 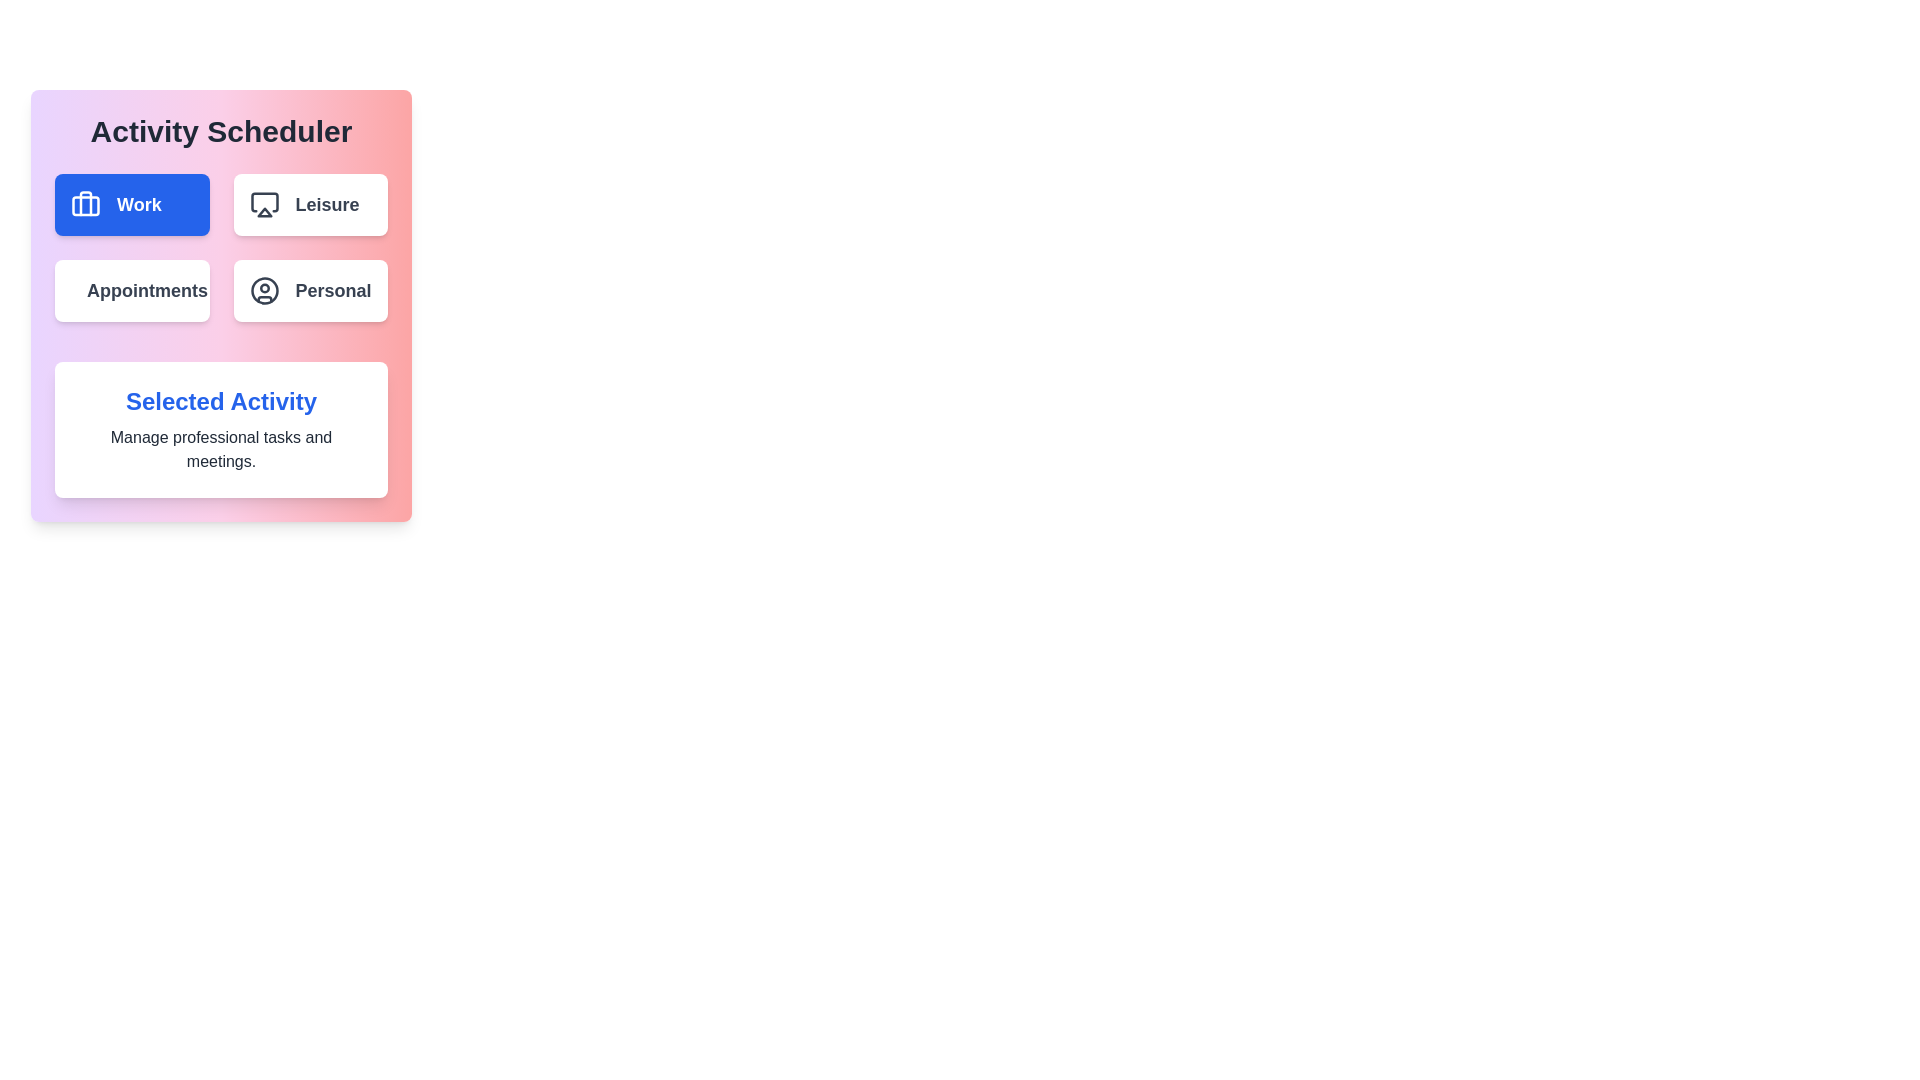 What do you see at coordinates (85, 203) in the screenshot?
I see `the vertical line feature within the briefcase icon on the left side of the 'Work' button in the 'Activity Scheduler' card` at bounding box center [85, 203].